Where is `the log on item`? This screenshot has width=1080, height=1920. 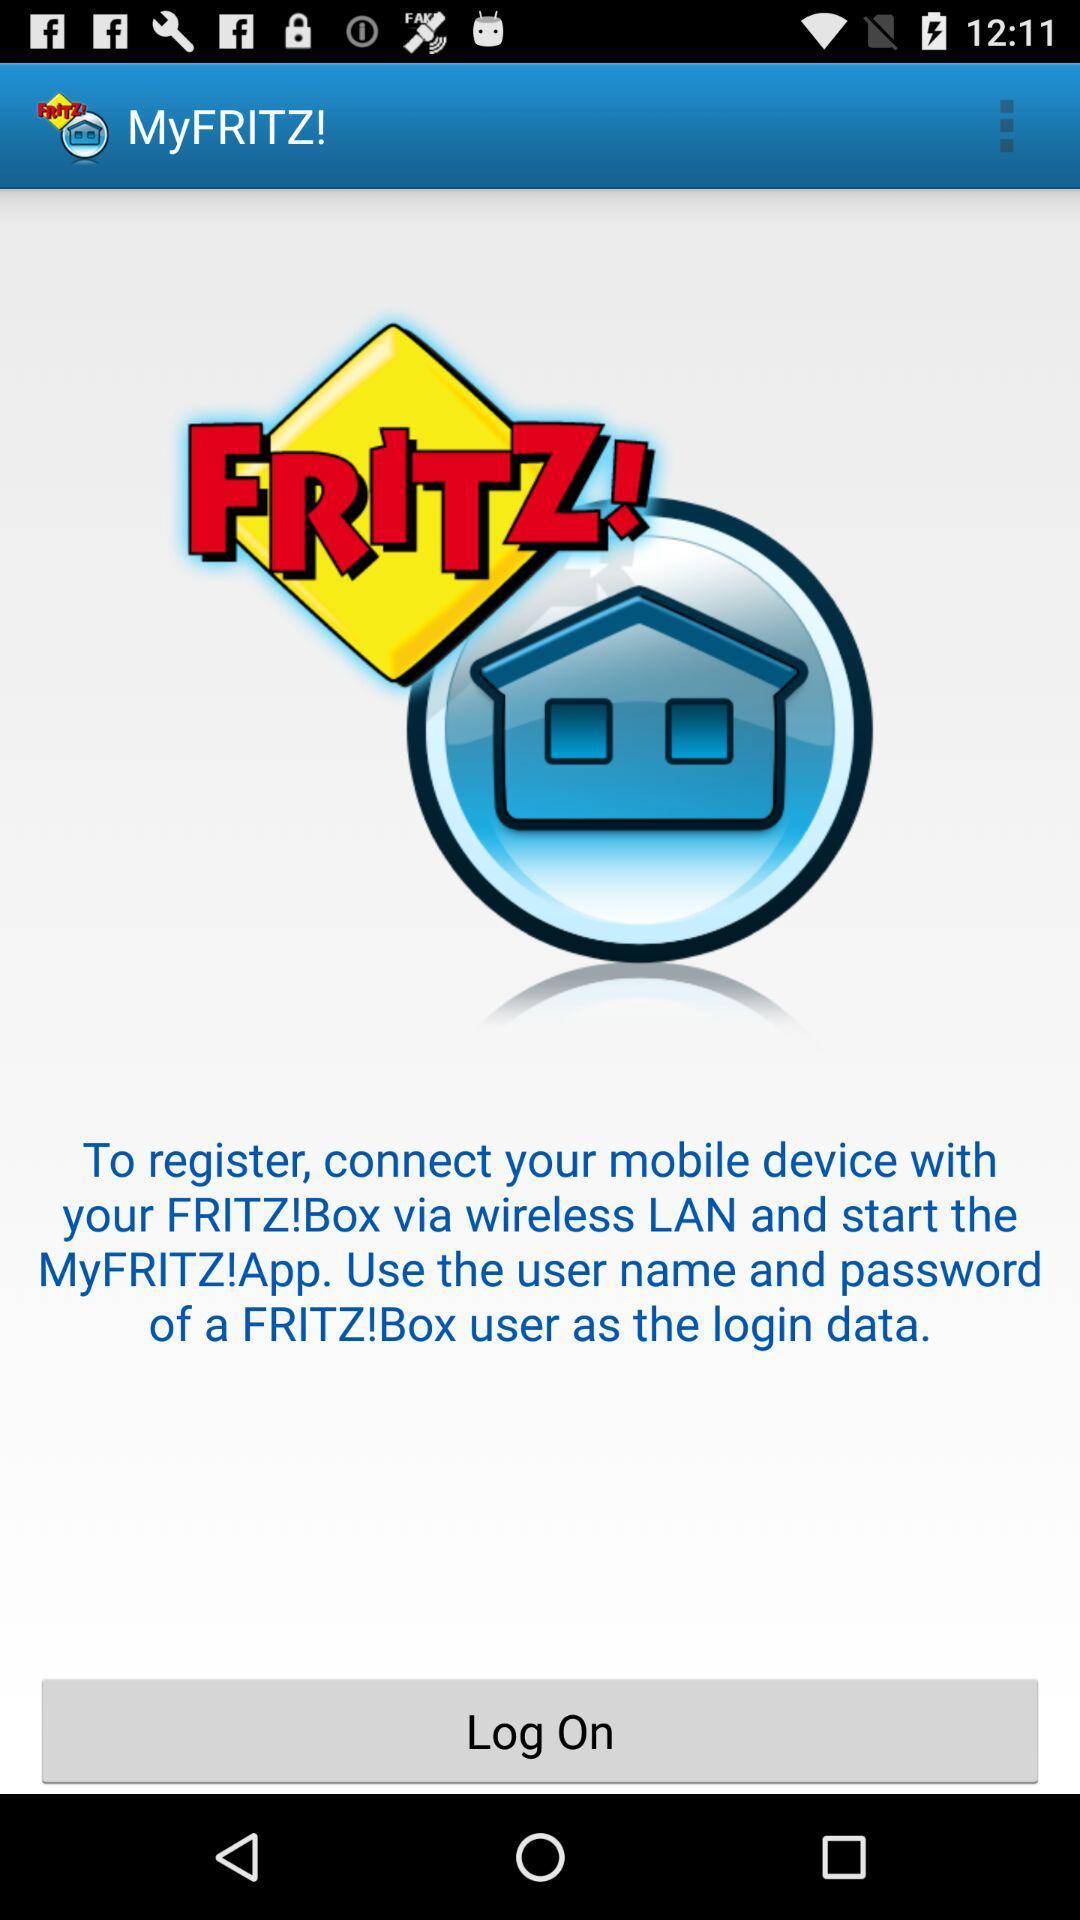 the log on item is located at coordinates (540, 1730).